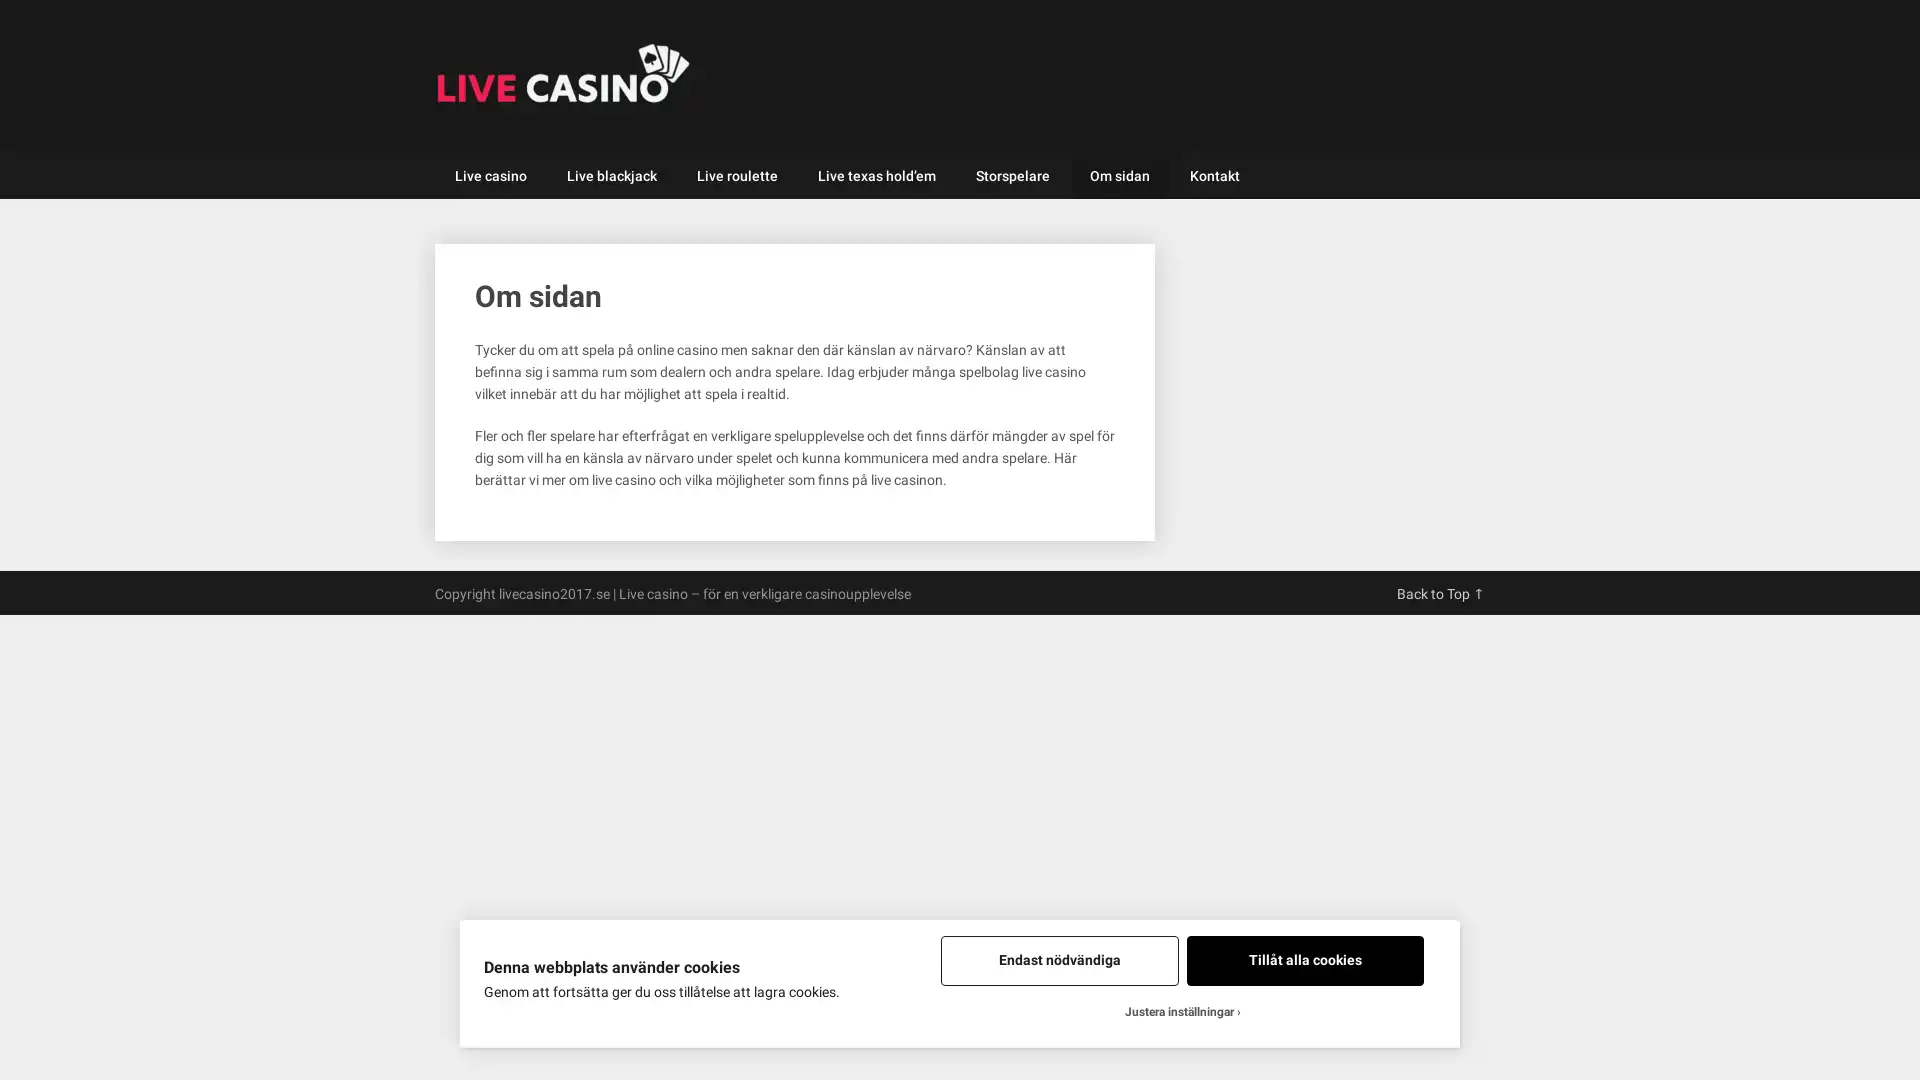 The height and width of the screenshot is (1080, 1920). Describe the element at coordinates (1182, 1012) in the screenshot. I see `Justera installningar` at that location.